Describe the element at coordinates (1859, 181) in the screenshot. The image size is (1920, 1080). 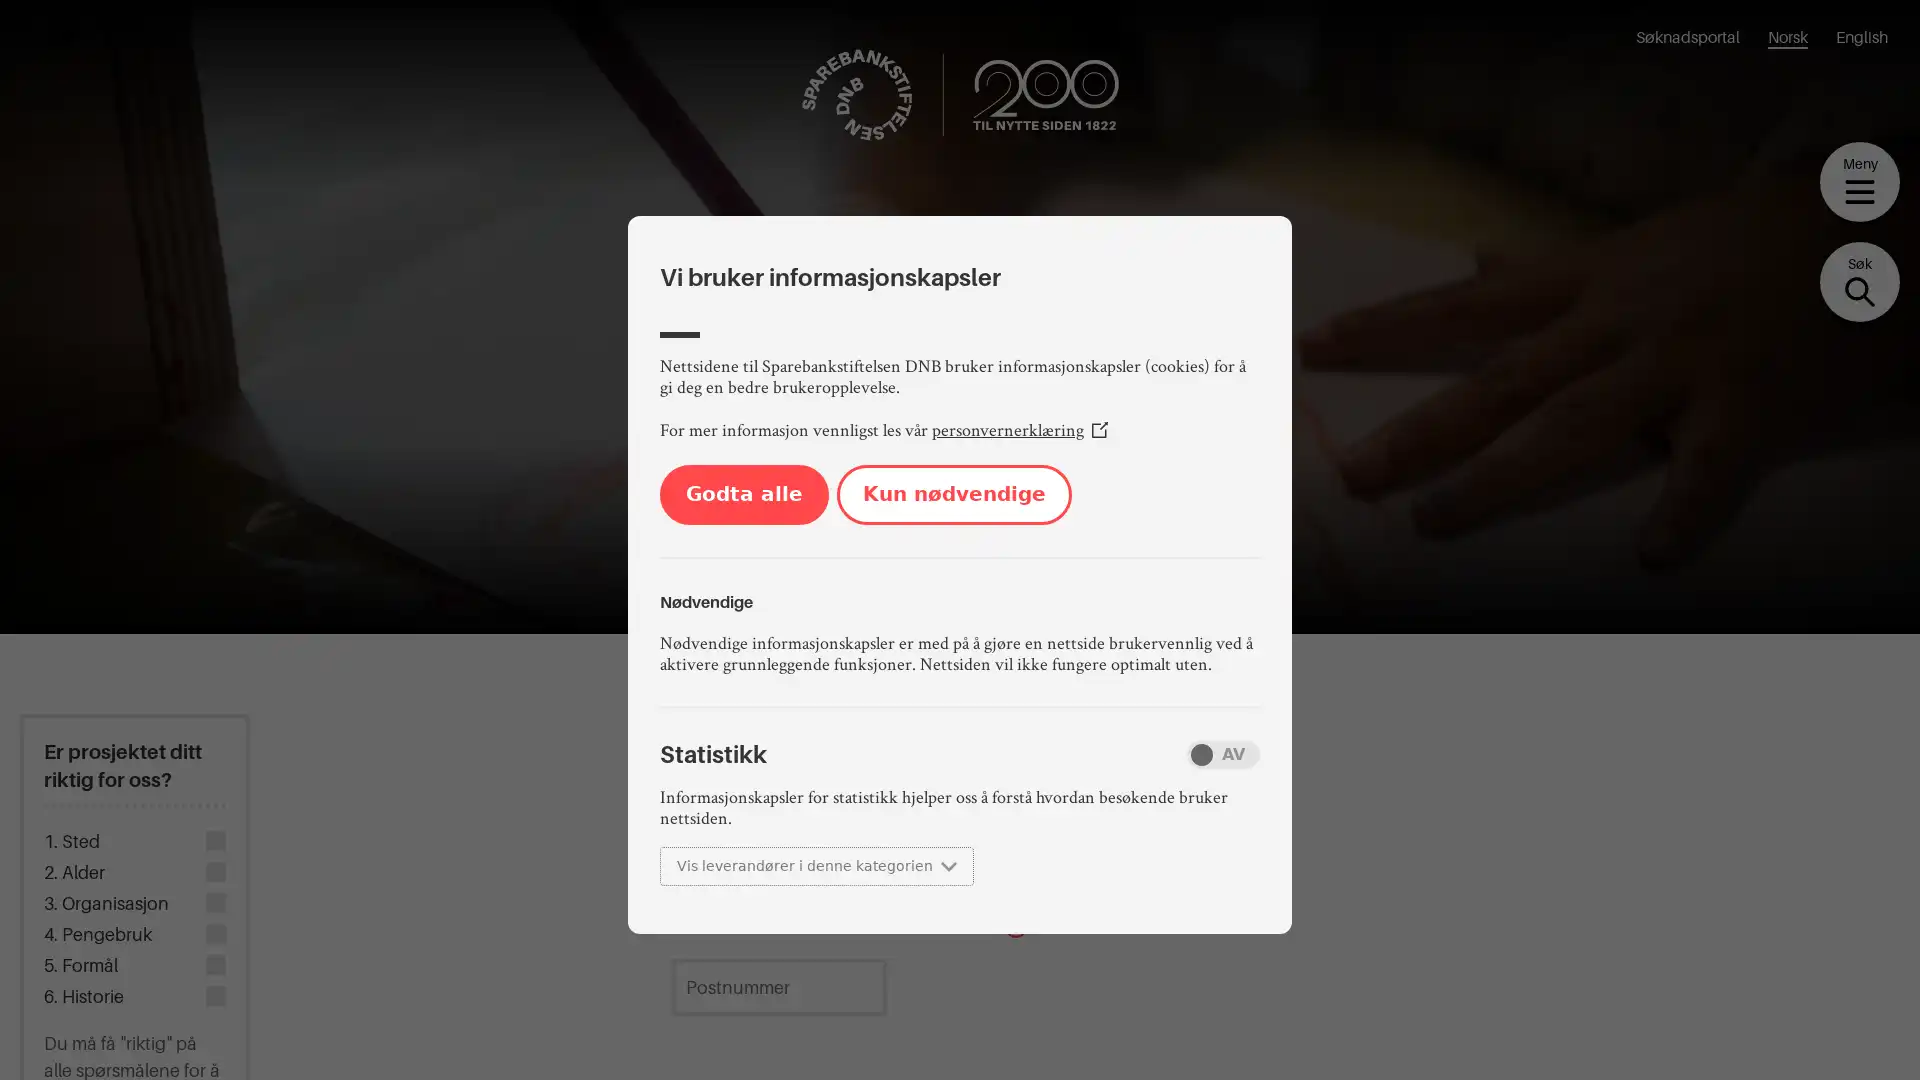
I see `Meny Meny` at that location.